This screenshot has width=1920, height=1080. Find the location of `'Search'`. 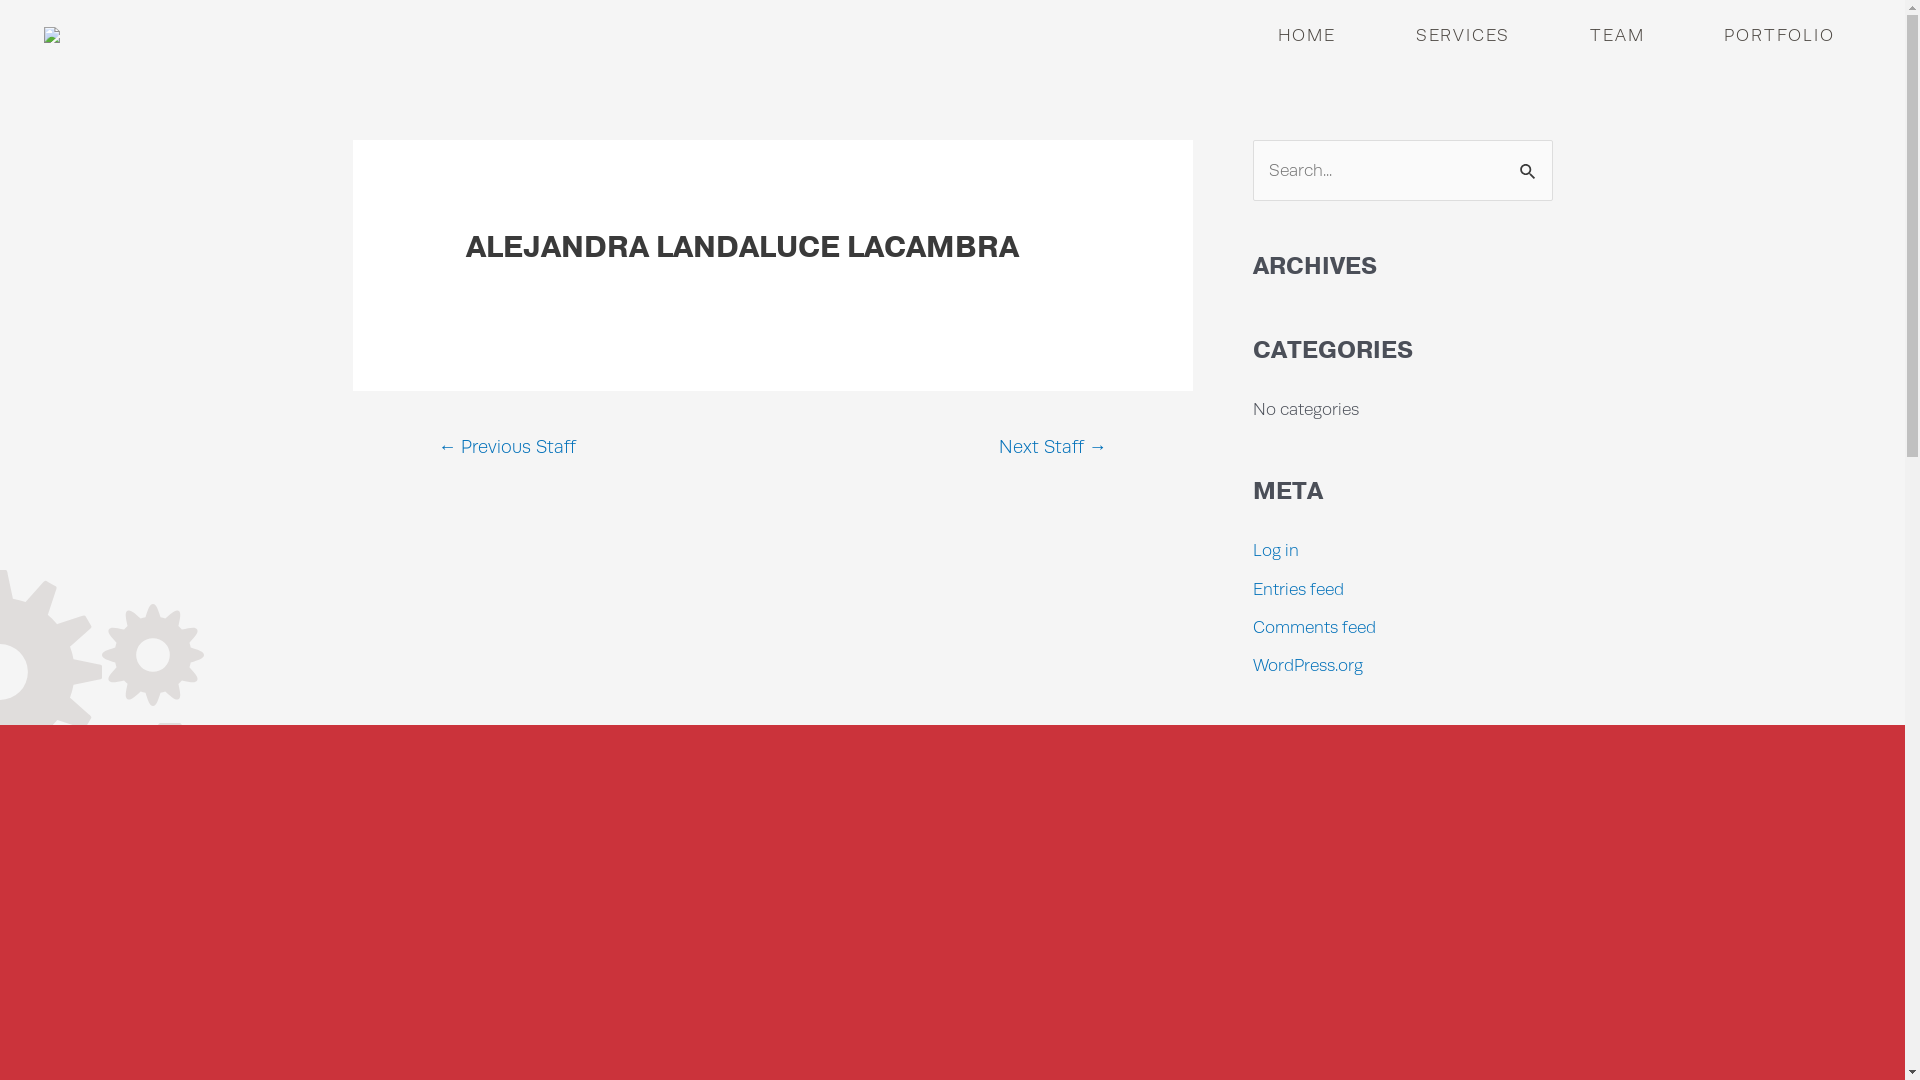

'Search' is located at coordinates (1529, 160).